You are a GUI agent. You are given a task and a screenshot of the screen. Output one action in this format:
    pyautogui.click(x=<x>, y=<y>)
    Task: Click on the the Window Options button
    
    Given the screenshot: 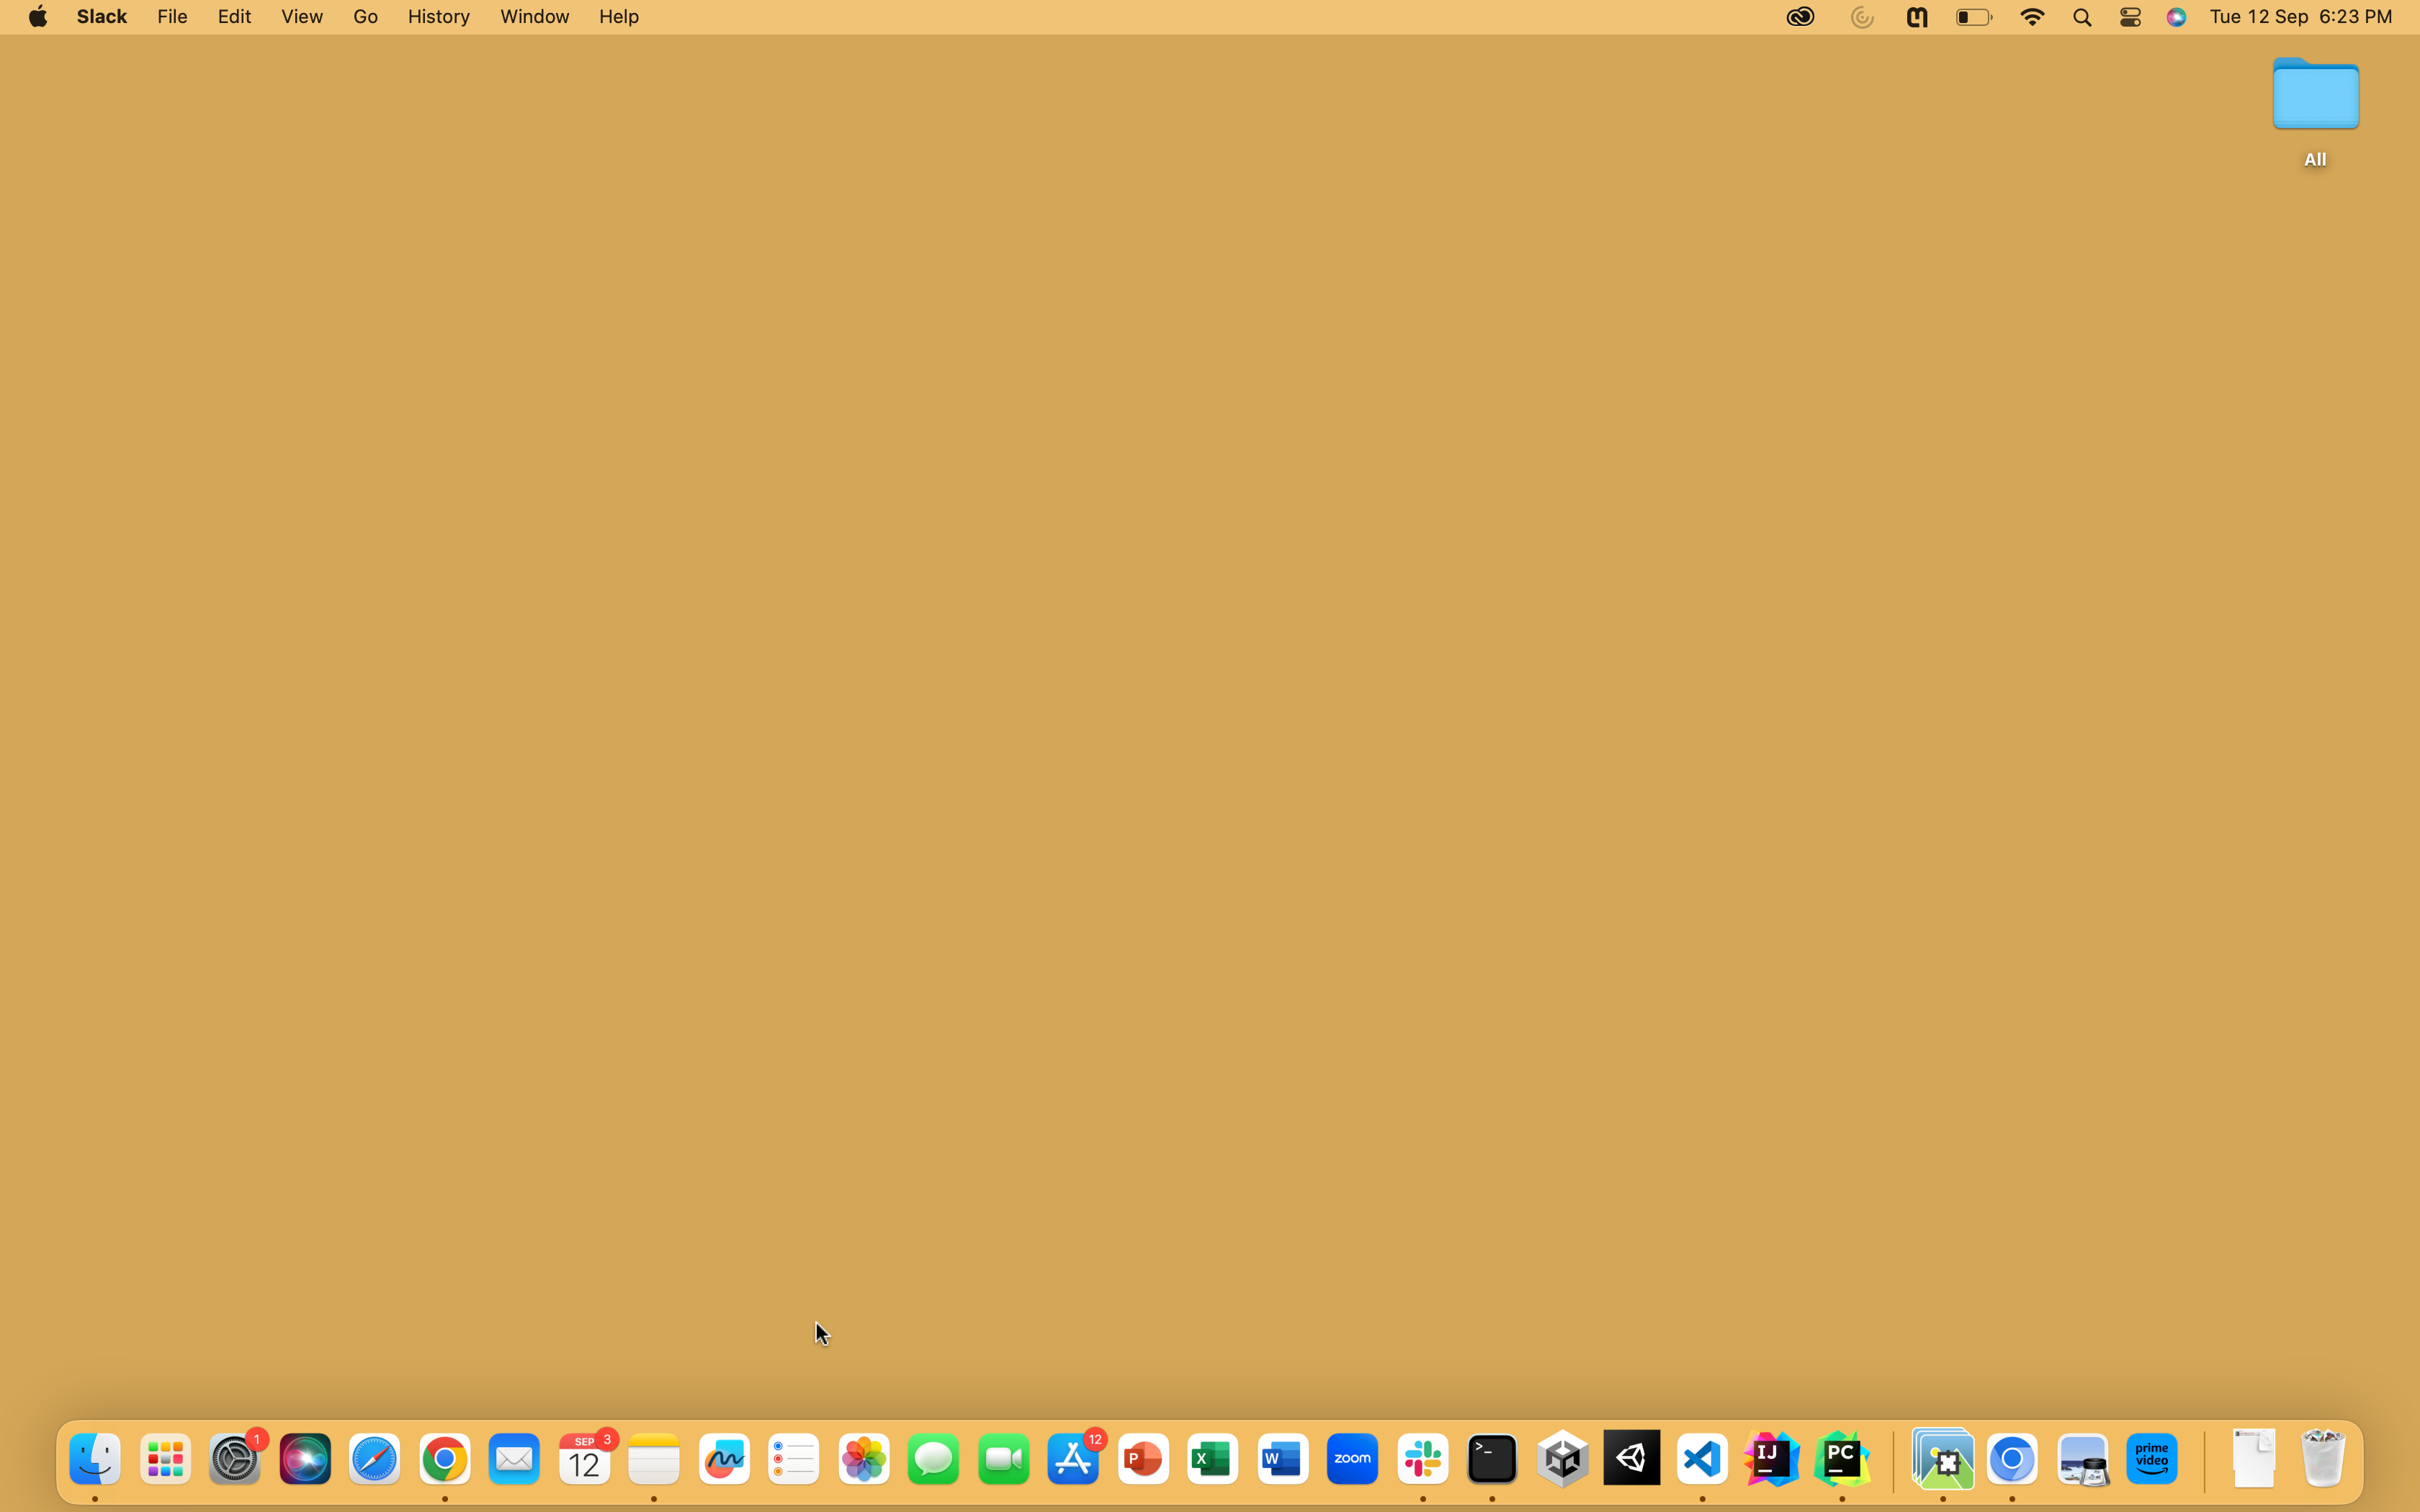 What is the action you would take?
    pyautogui.click(x=531, y=17)
    